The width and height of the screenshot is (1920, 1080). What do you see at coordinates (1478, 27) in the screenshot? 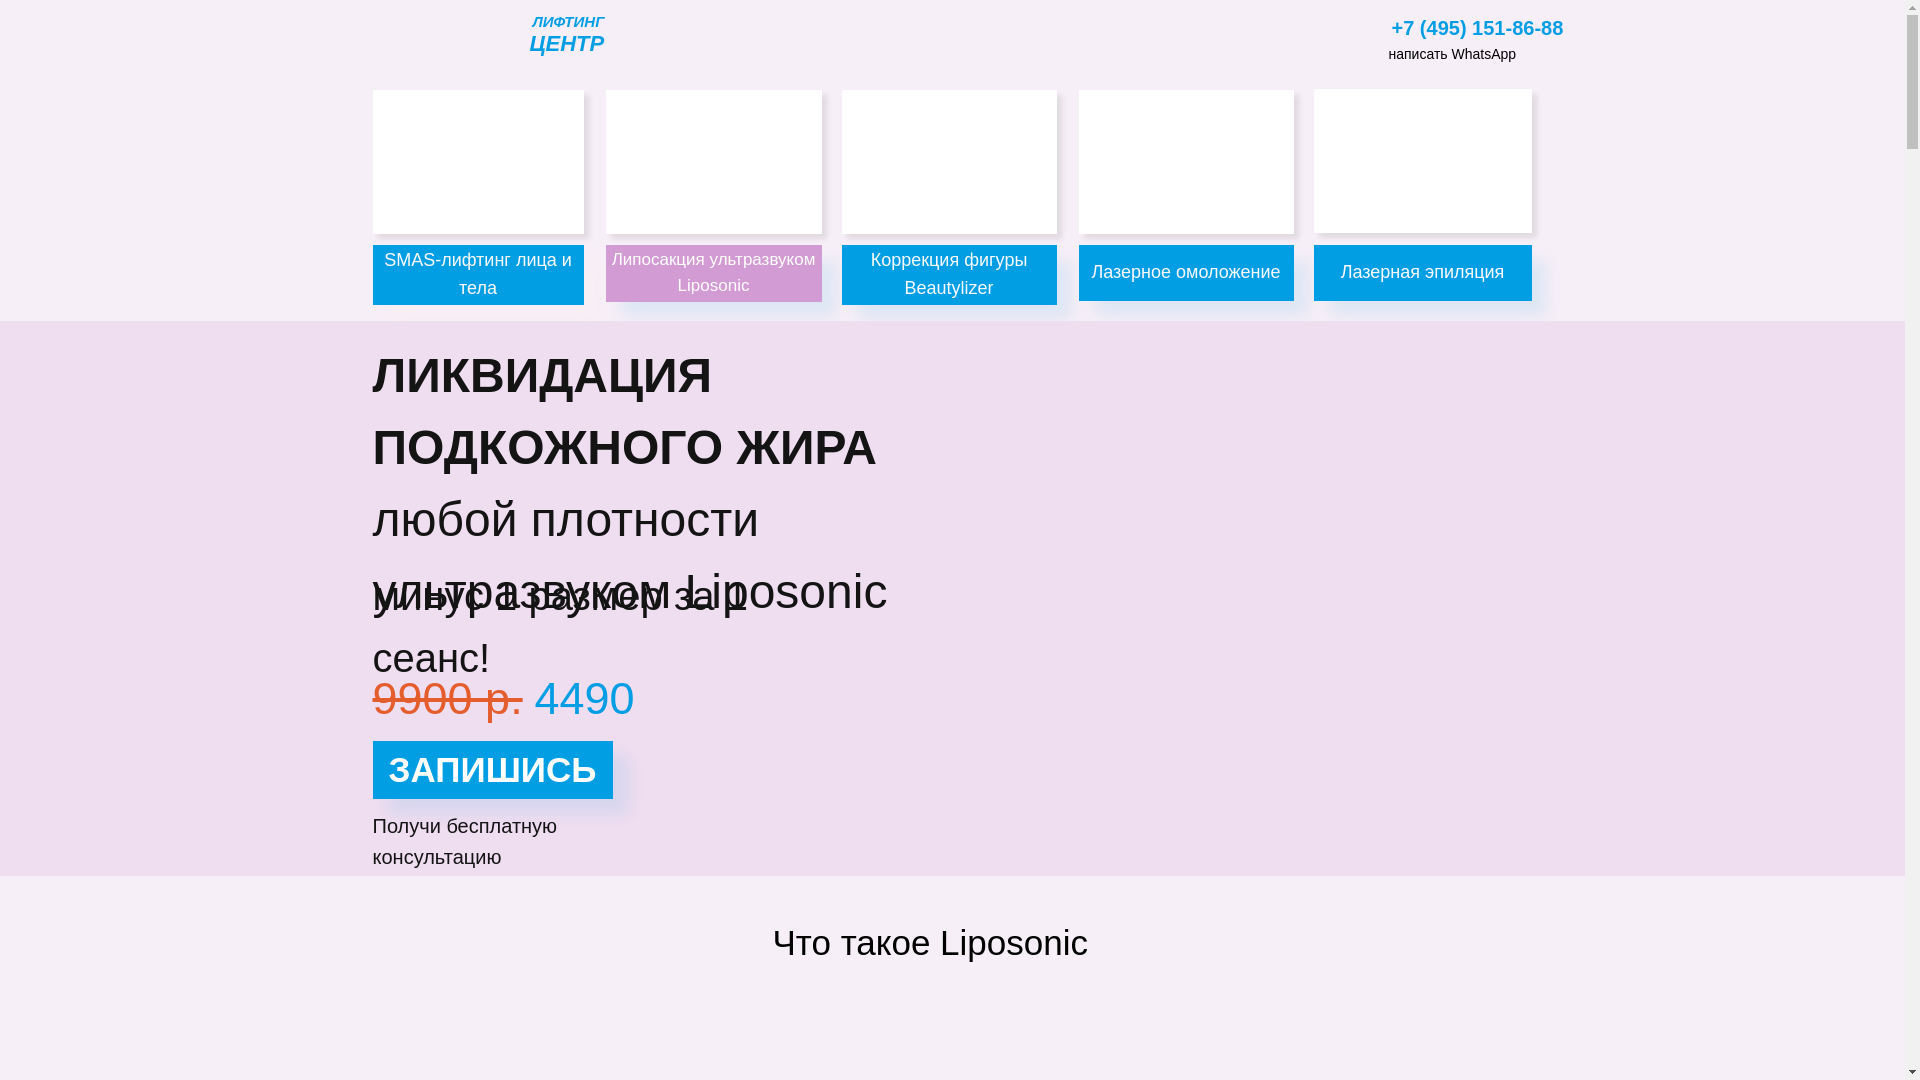
I see `'+7 (495) 151-86-88'` at bounding box center [1478, 27].